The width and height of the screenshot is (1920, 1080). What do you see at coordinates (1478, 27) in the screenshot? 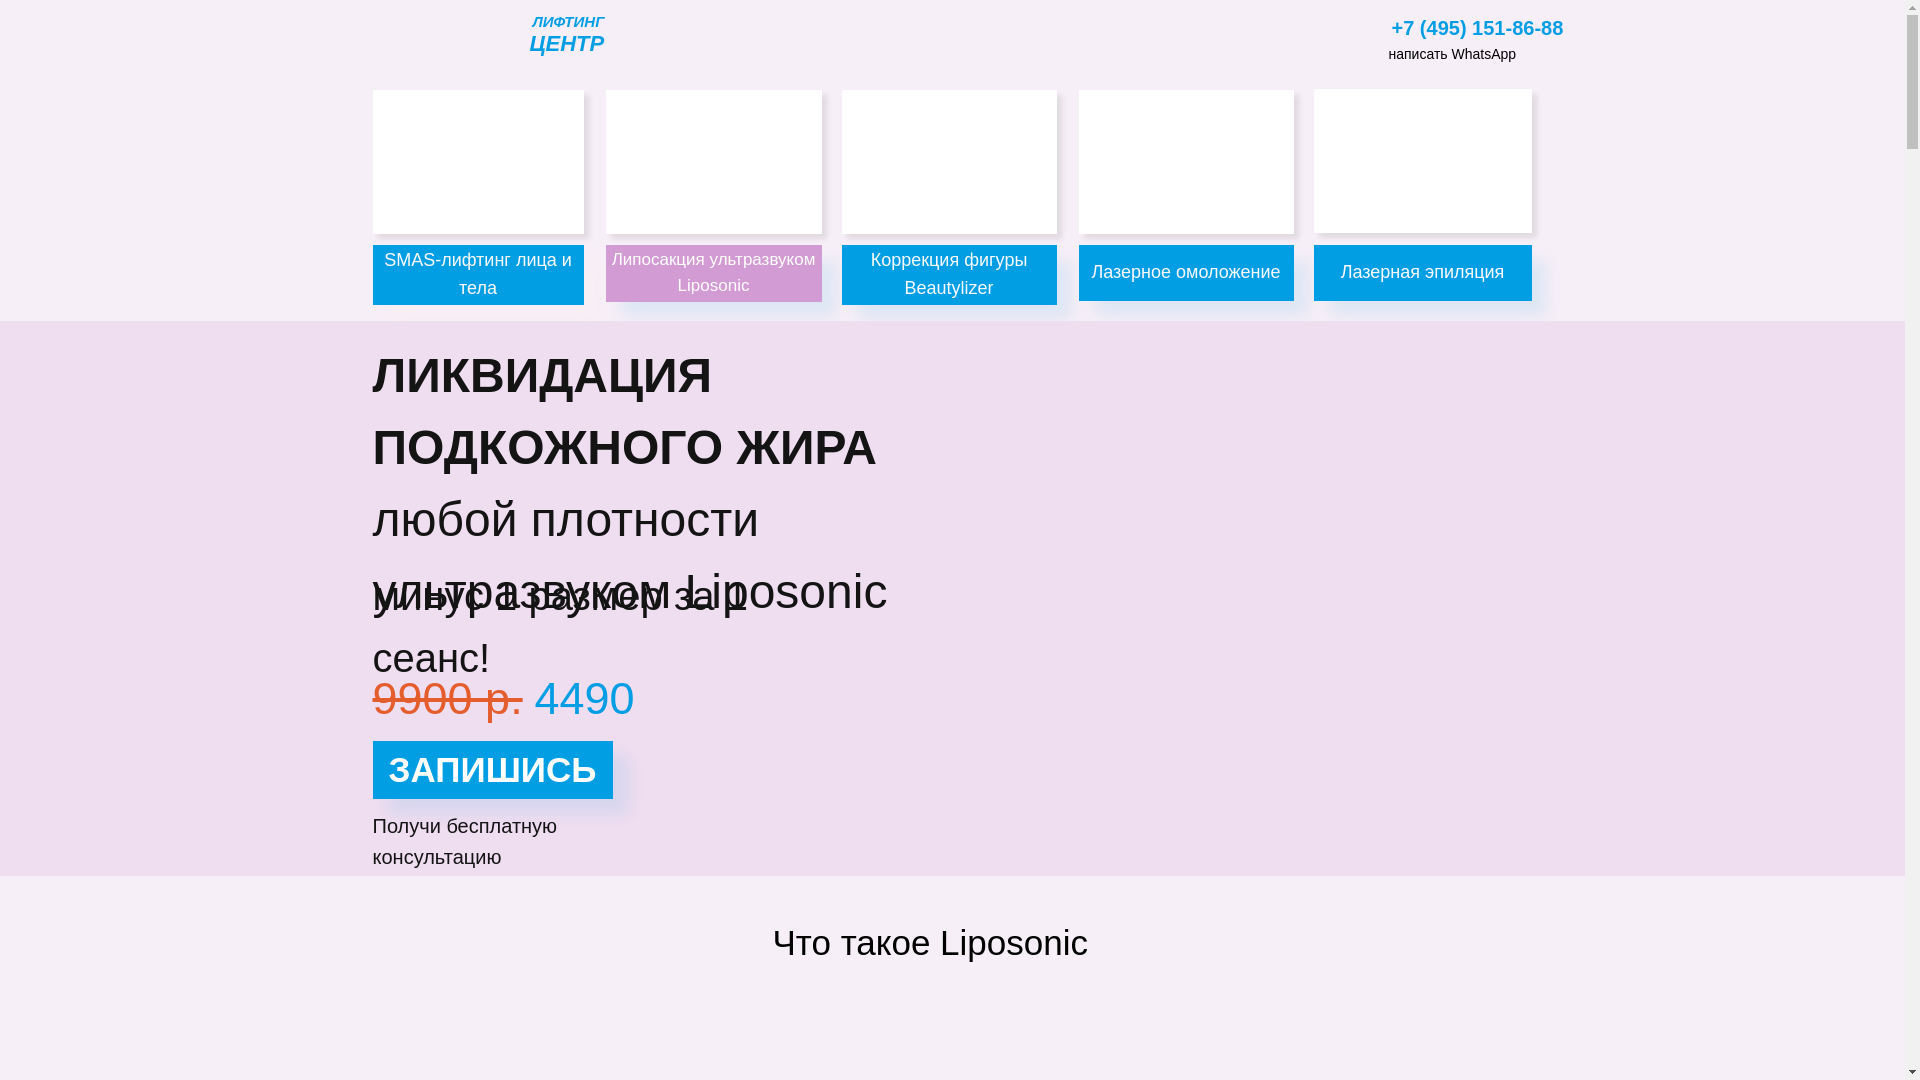
I see `'+7 (495) 151-86-88'` at bounding box center [1478, 27].